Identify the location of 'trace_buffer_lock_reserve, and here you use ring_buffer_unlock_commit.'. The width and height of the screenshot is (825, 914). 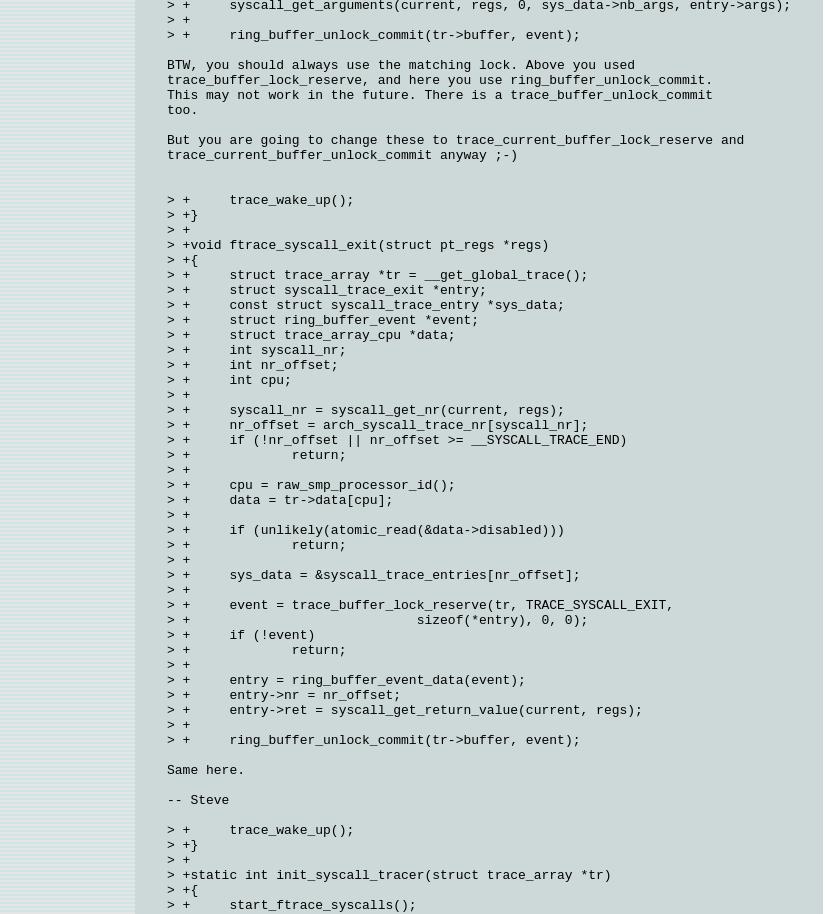
(443, 79).